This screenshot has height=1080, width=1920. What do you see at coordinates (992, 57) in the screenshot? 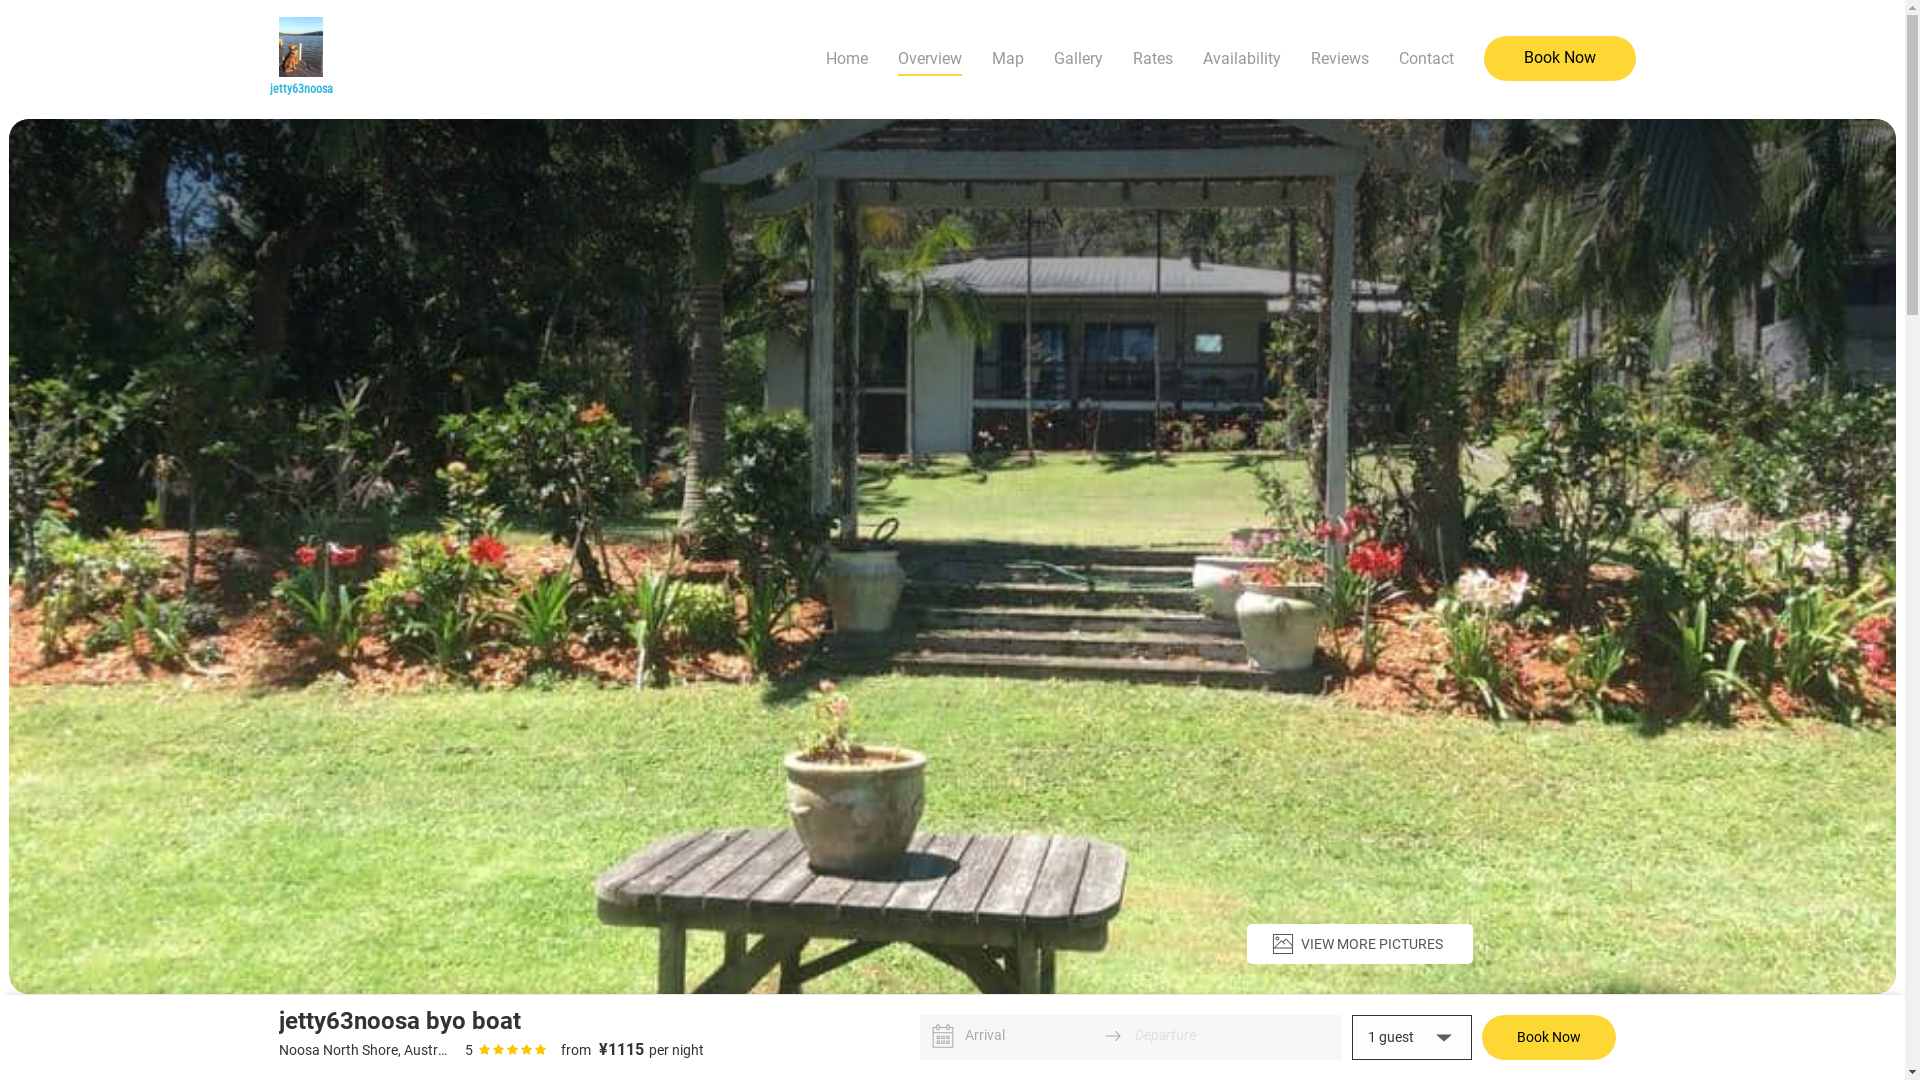
I see `'Map'` at bounding box center [992, 57].